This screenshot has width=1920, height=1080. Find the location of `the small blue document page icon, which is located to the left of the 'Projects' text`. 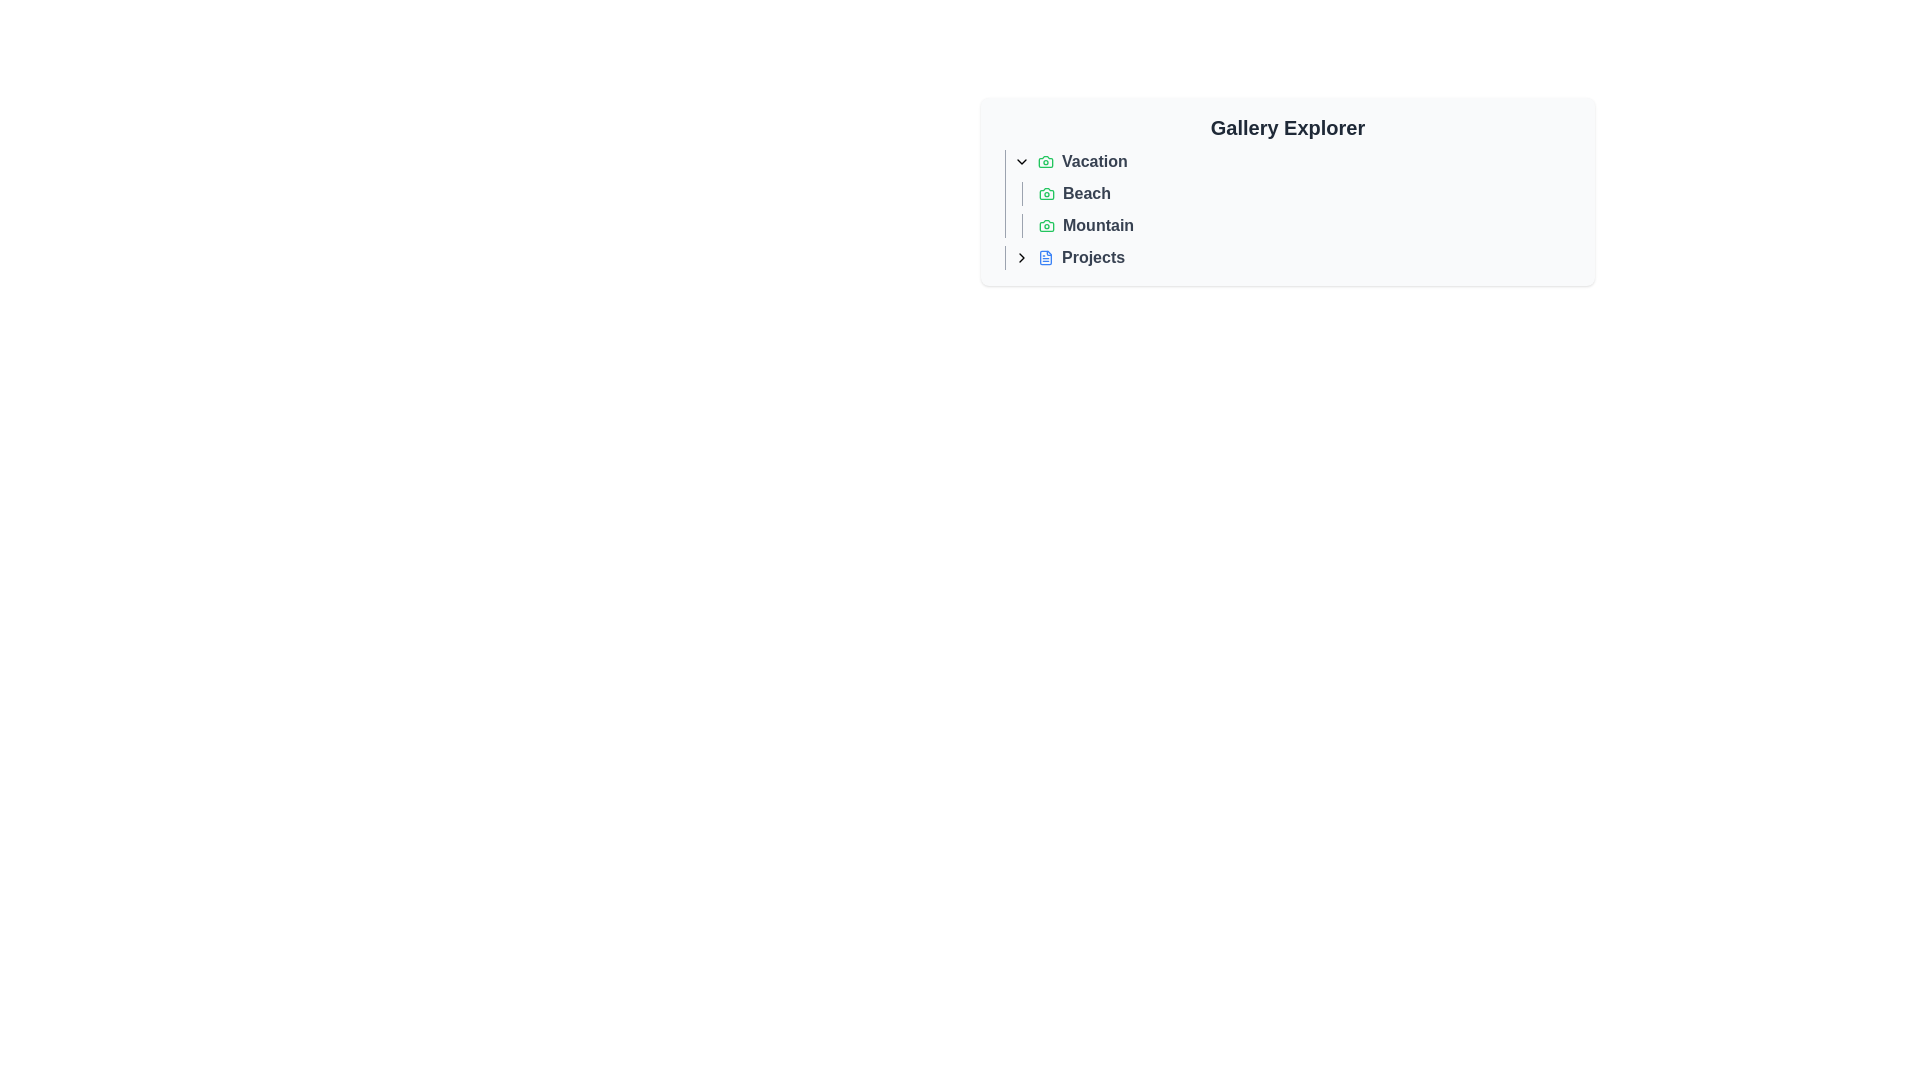

the small blue document page icon, which is located to the left of the 'Projects' text is located at coordinates (1045, 257).